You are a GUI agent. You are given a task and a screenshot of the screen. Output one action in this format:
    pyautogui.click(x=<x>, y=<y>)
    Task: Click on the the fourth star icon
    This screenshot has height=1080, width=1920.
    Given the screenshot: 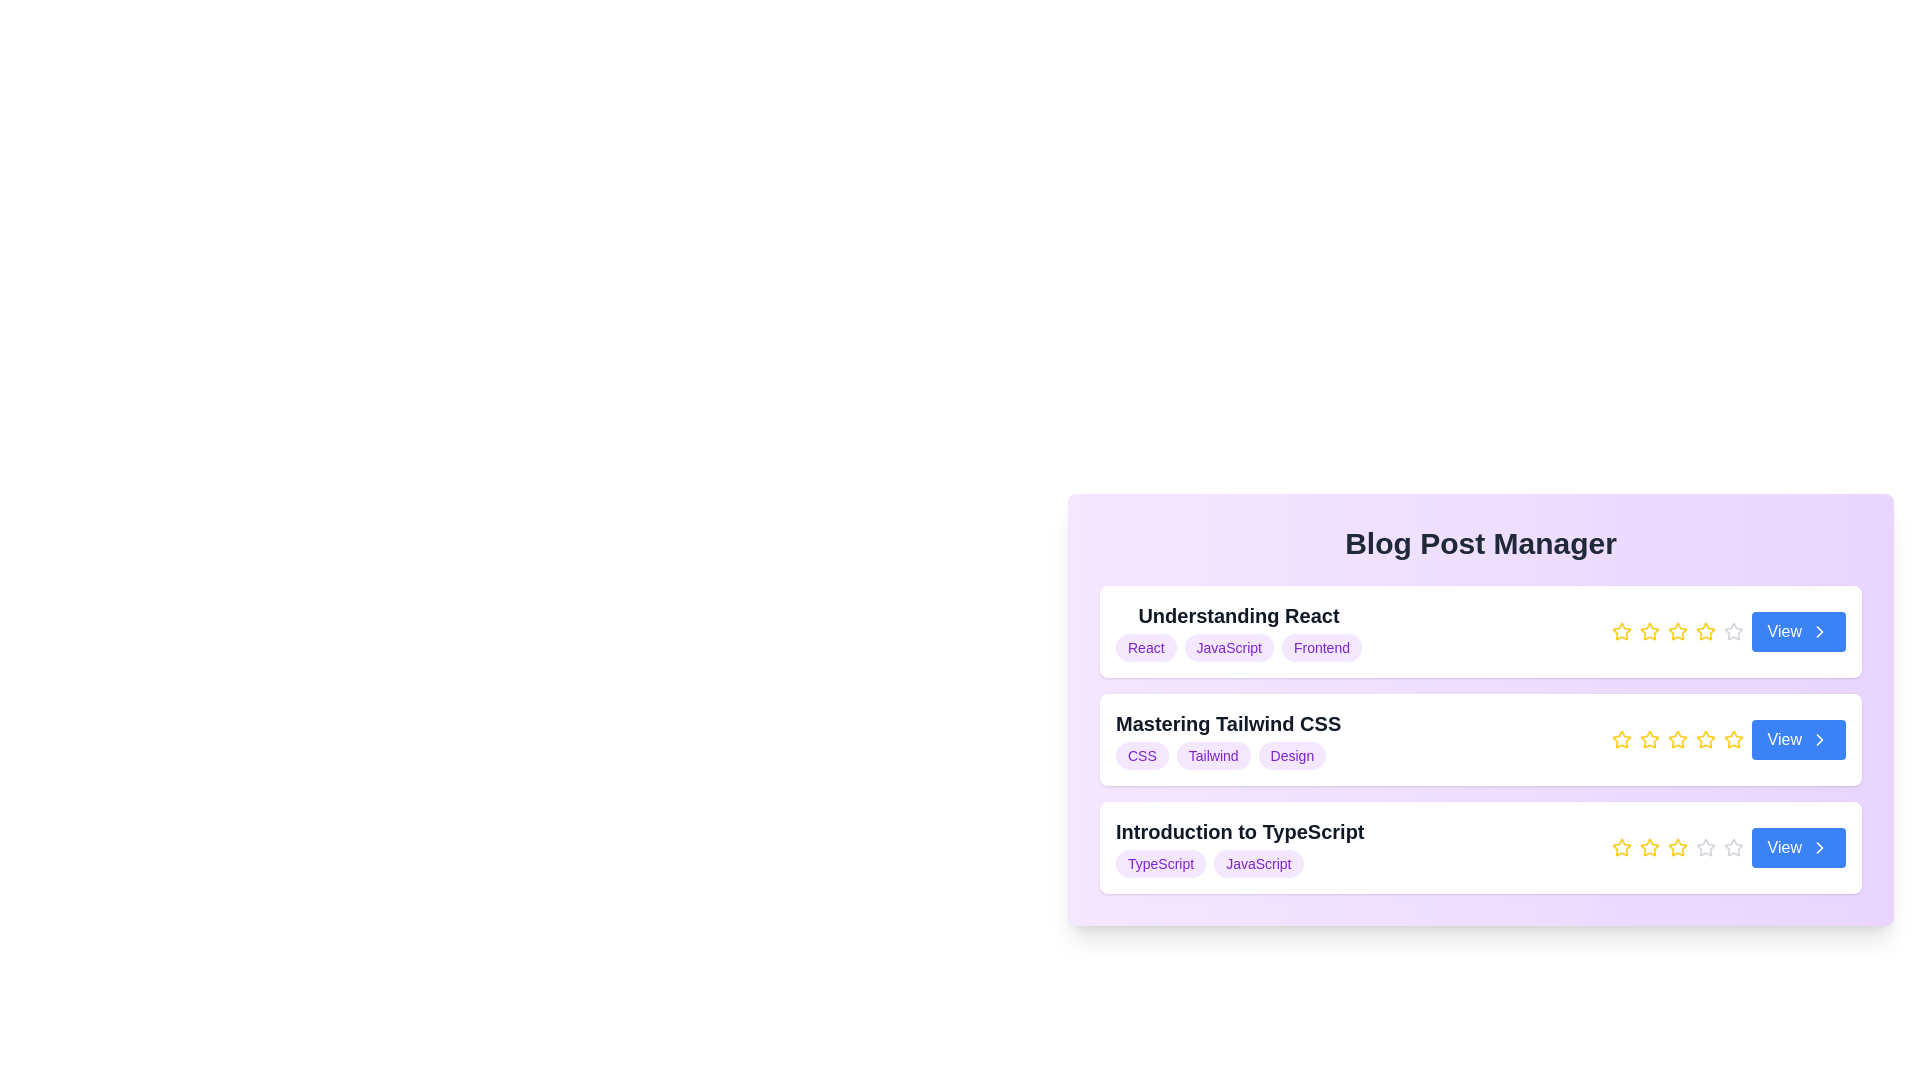 What is the action you would take?
    pyautogui.click(x=1676, y=740)
    